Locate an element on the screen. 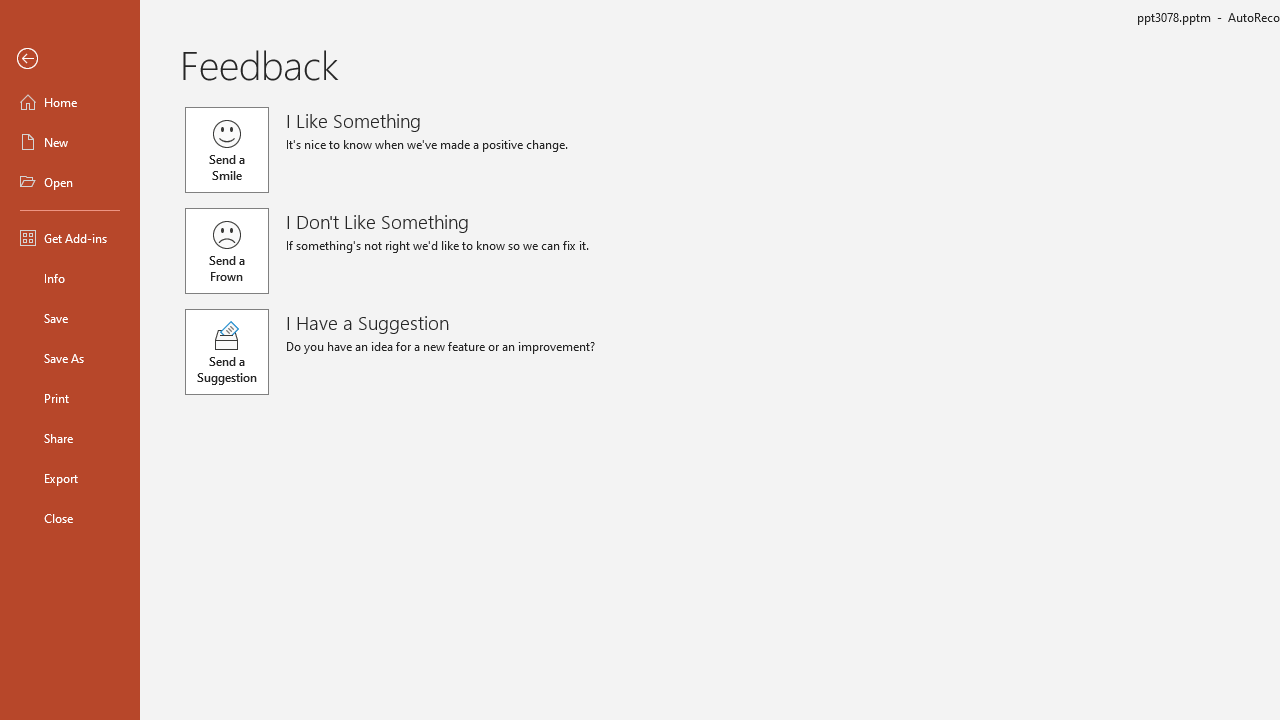 This screenshot has height=720, width=1280. 'Print' is located at coordinates (69, 398).